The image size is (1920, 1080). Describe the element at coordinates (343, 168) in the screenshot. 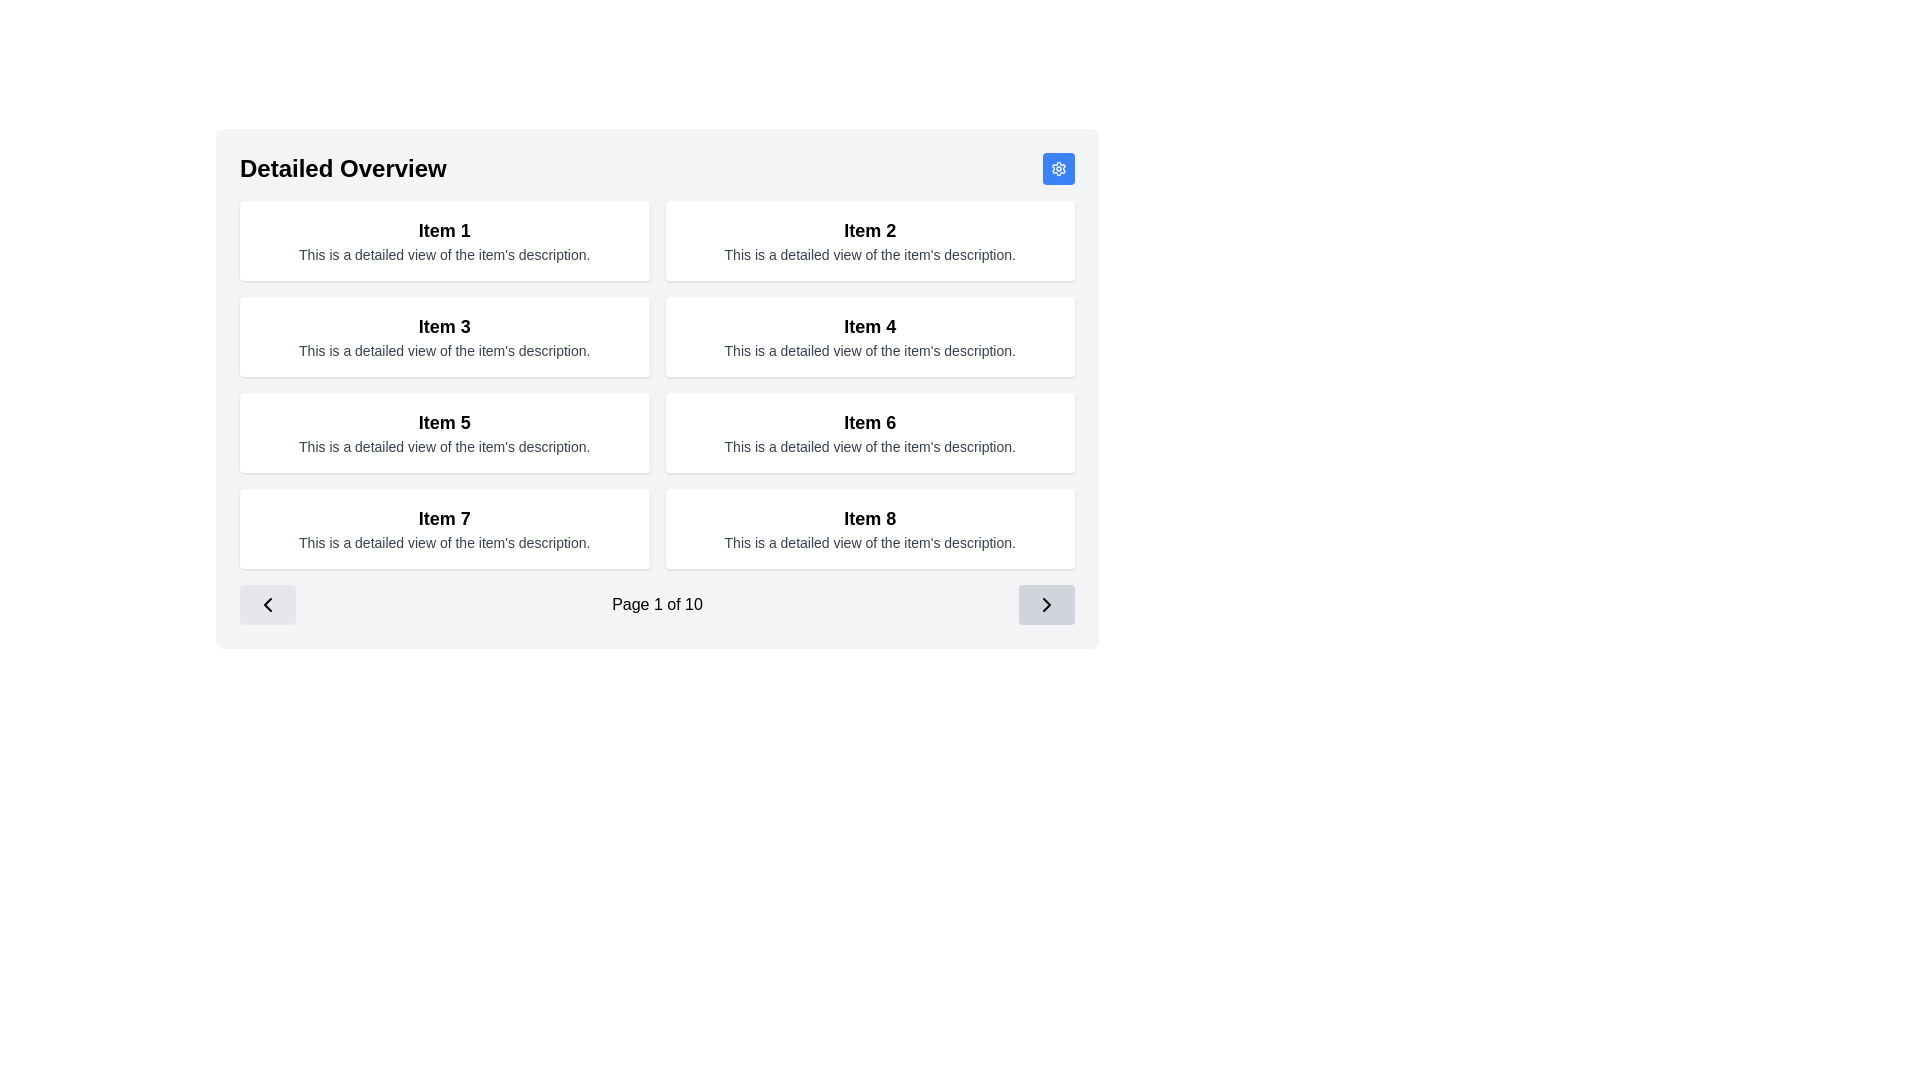

I see `text from the 'Detailed Overview' text label displayed prominently at the top-left corner of the content section` at that location.